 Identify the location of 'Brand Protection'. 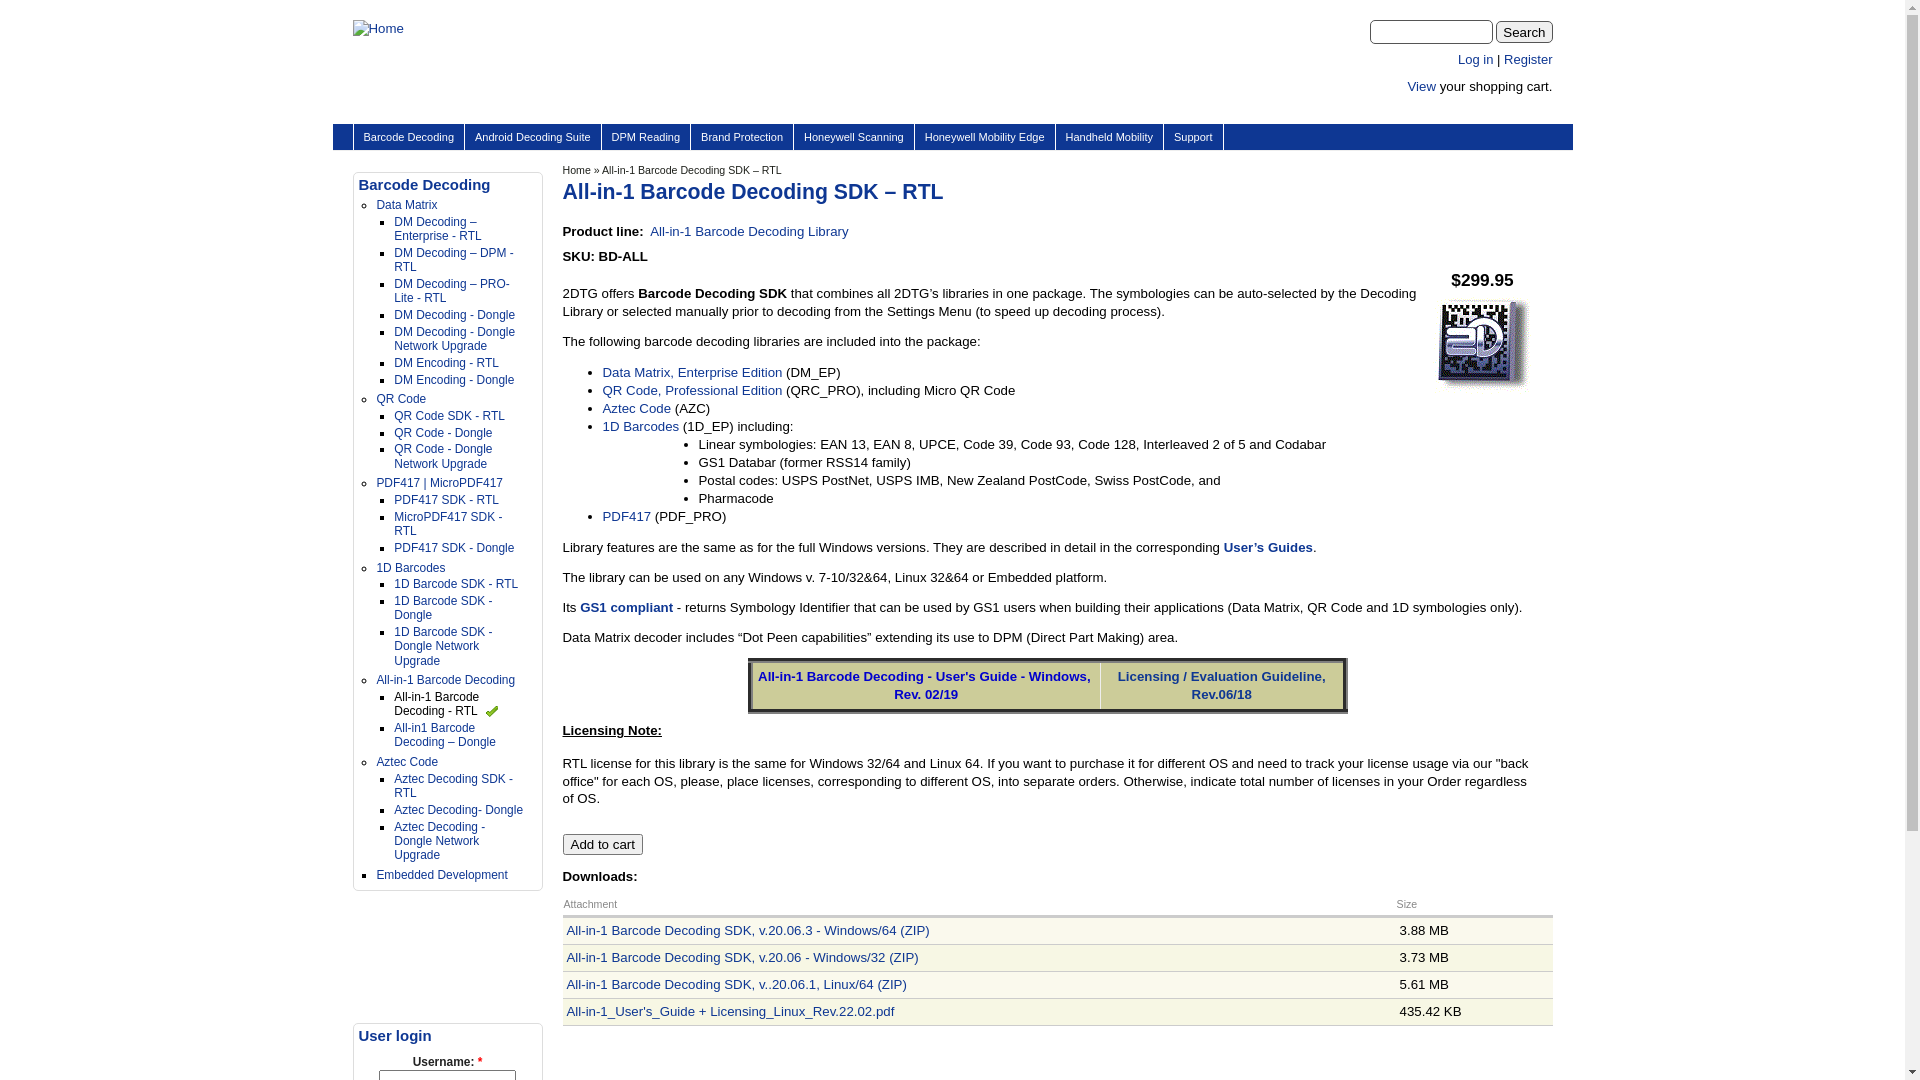
(741, 136).